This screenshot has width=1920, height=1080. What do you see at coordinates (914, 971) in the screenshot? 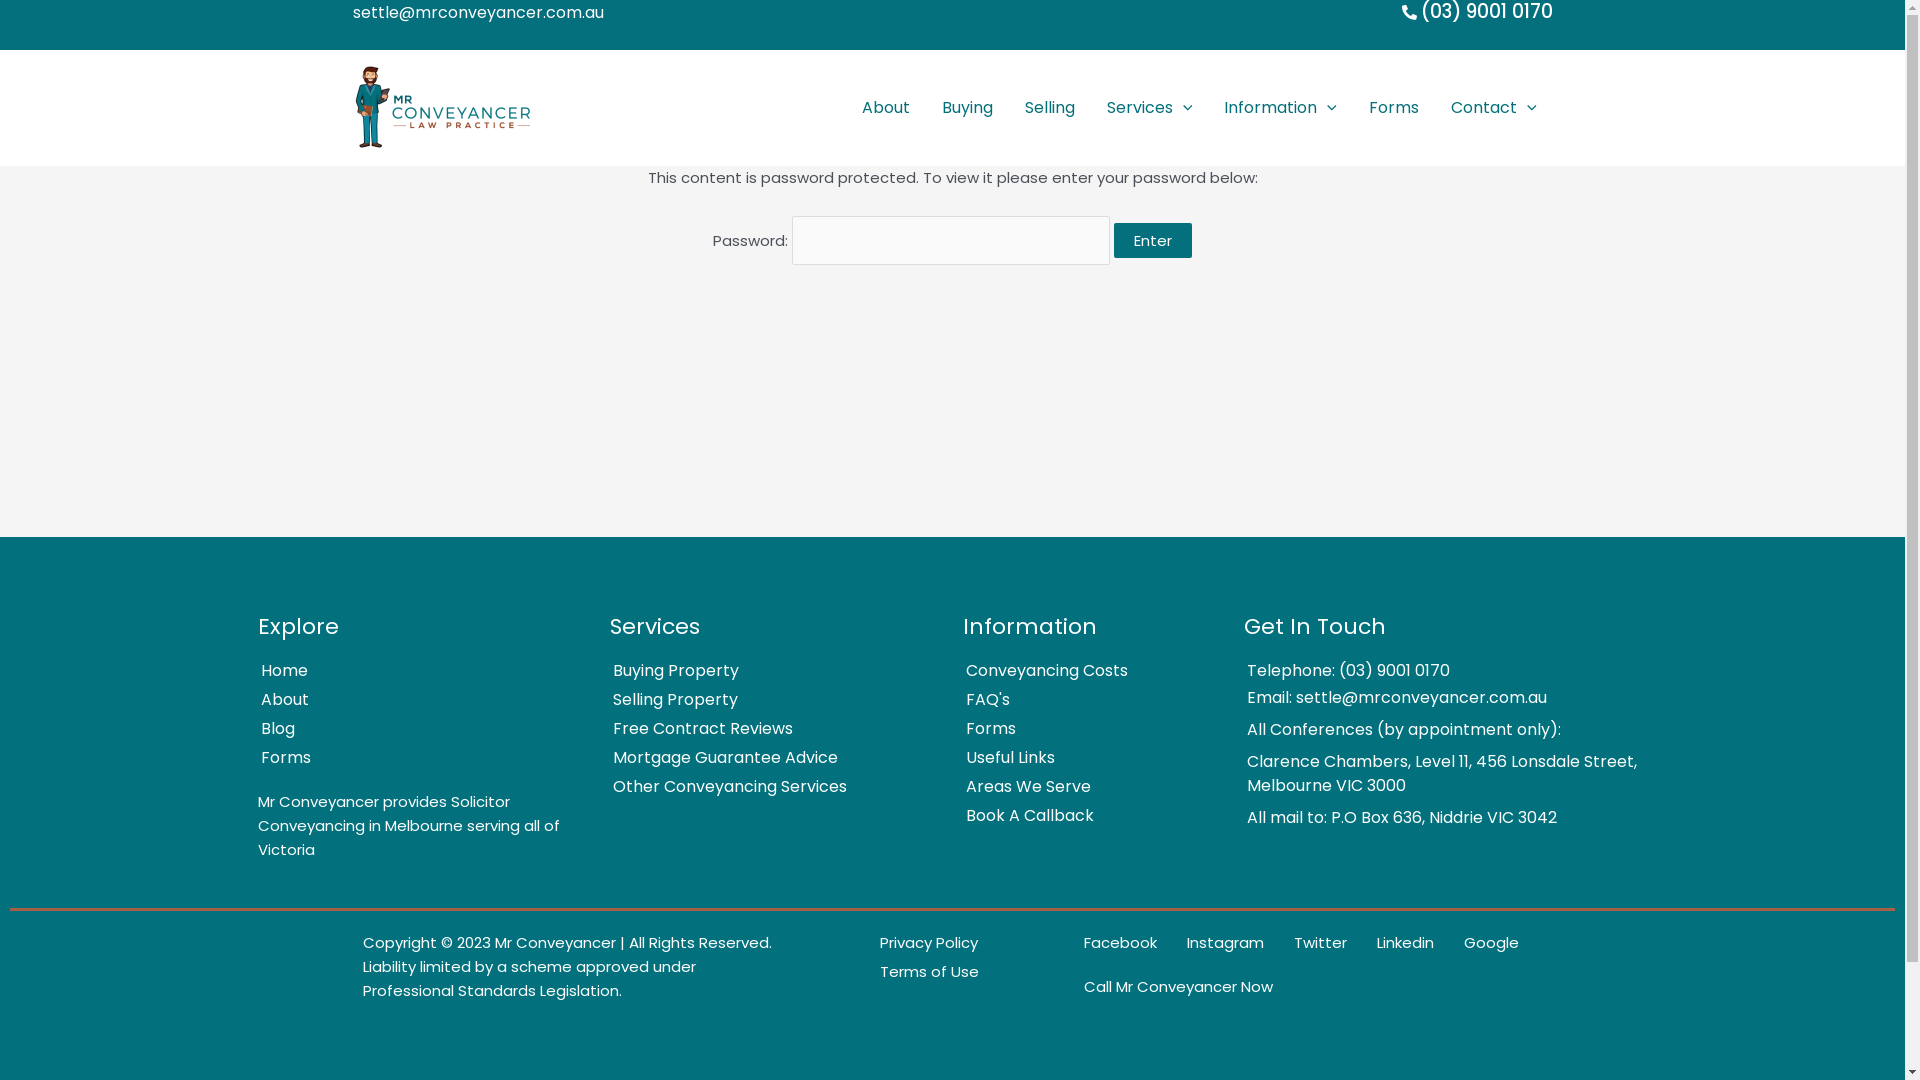
I see `'Terms of Use'` at bounding box center [914, 971].